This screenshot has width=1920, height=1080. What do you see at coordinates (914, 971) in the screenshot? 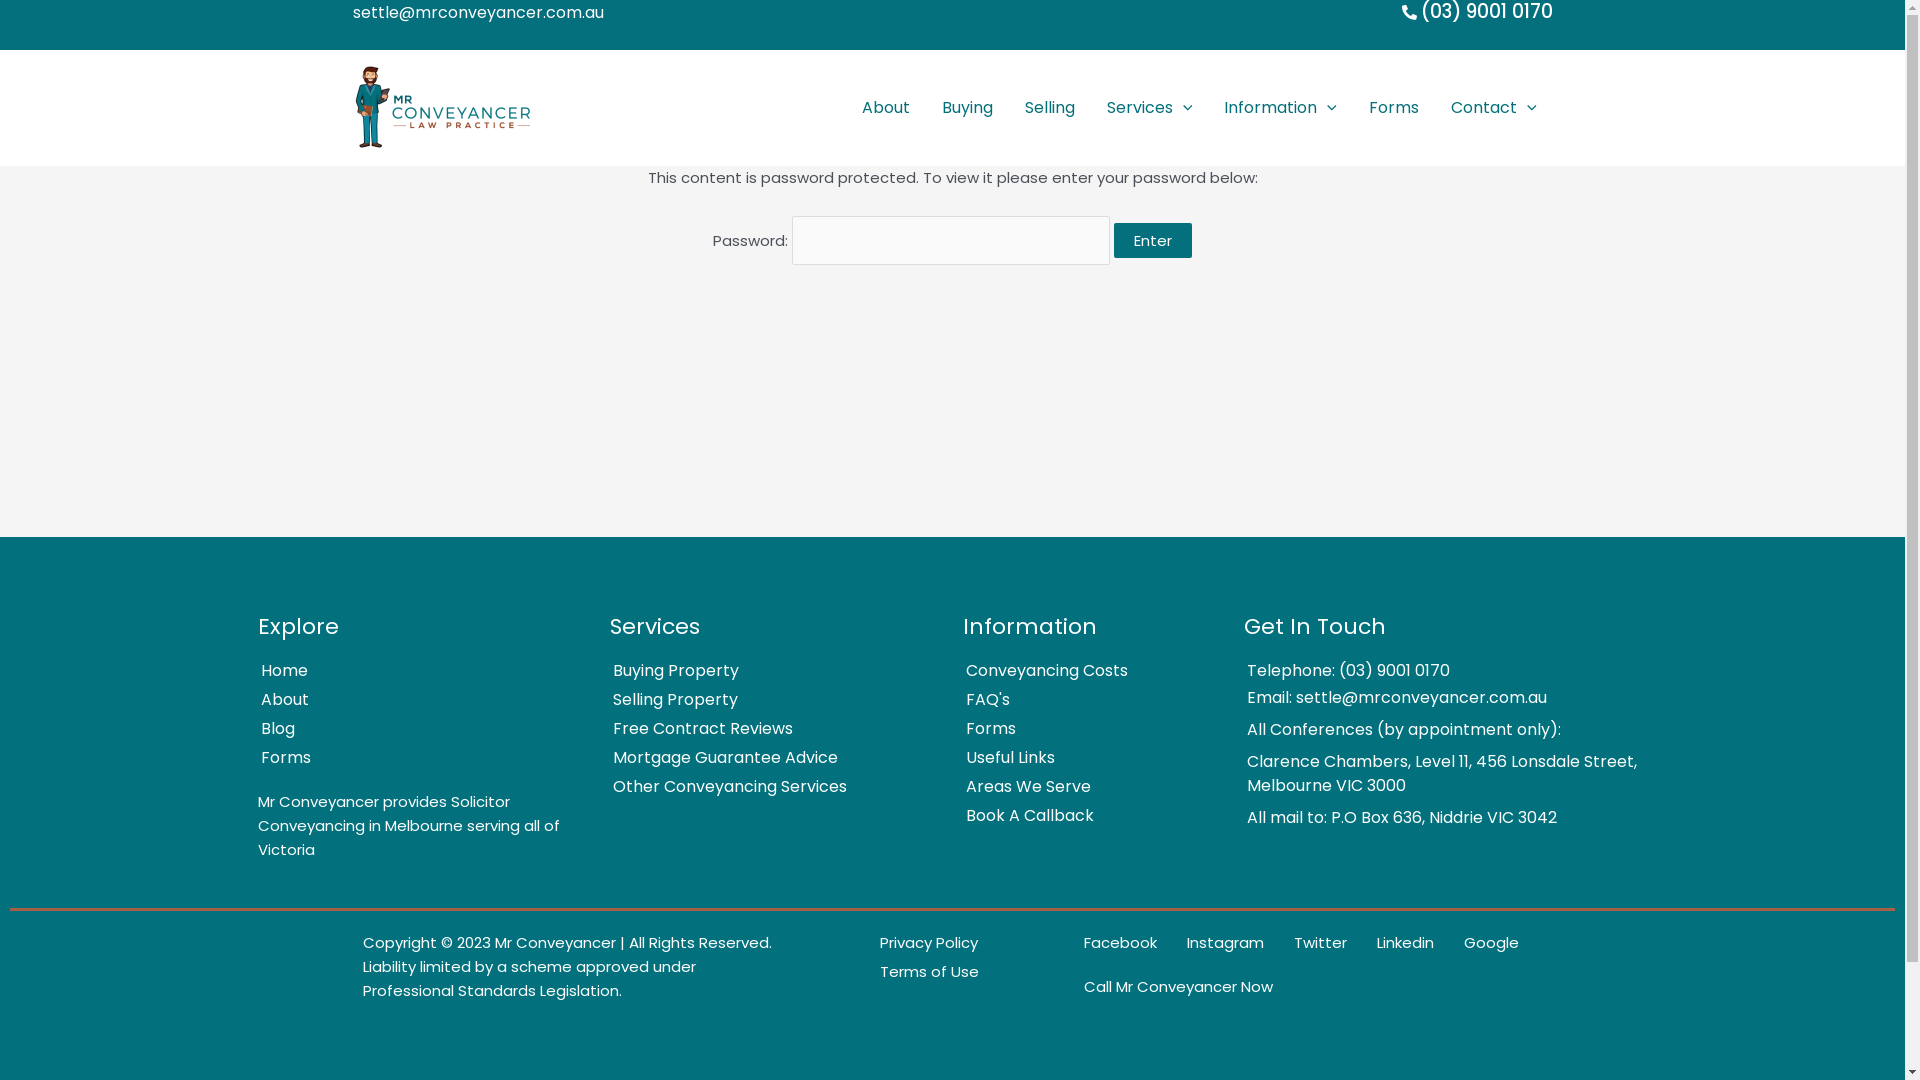
I see `'Terms of Use'` at bounding box center [914, 971].